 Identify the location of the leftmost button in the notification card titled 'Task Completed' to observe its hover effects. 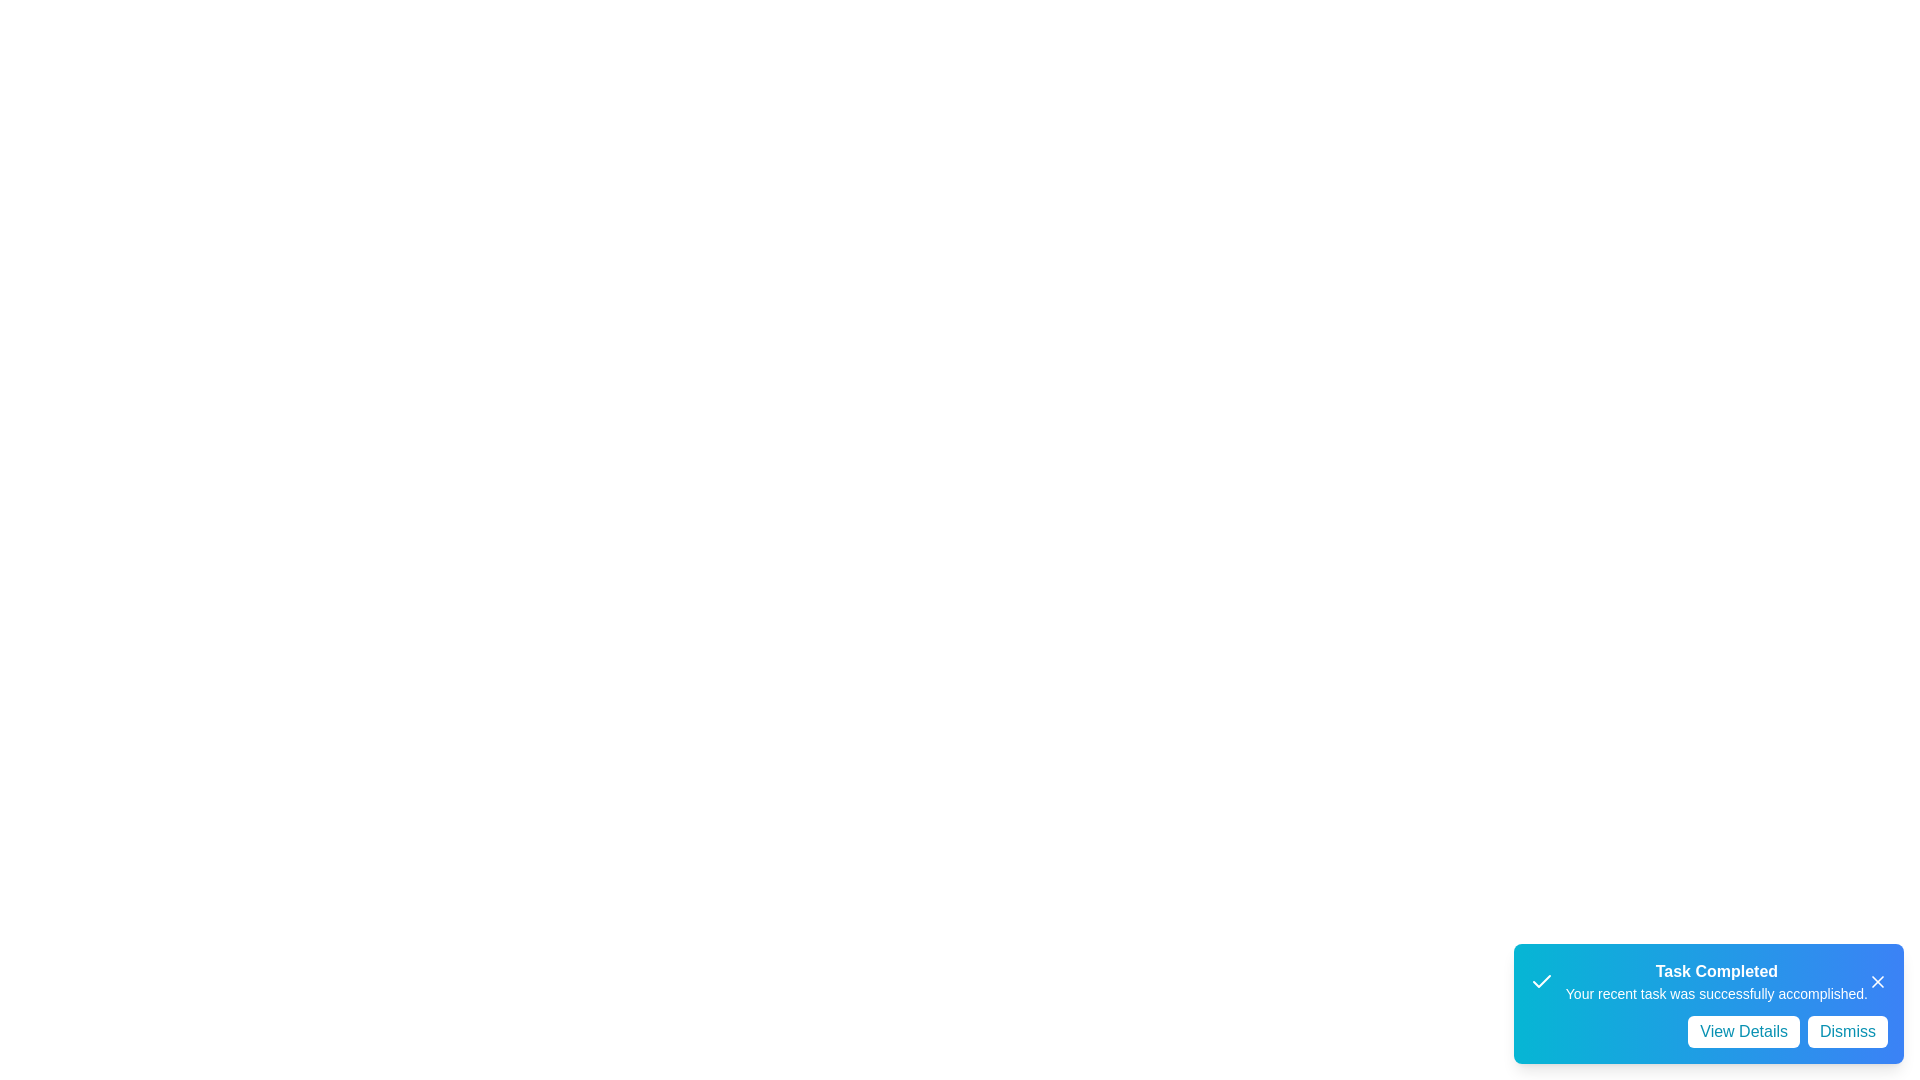
(1743, 1032).